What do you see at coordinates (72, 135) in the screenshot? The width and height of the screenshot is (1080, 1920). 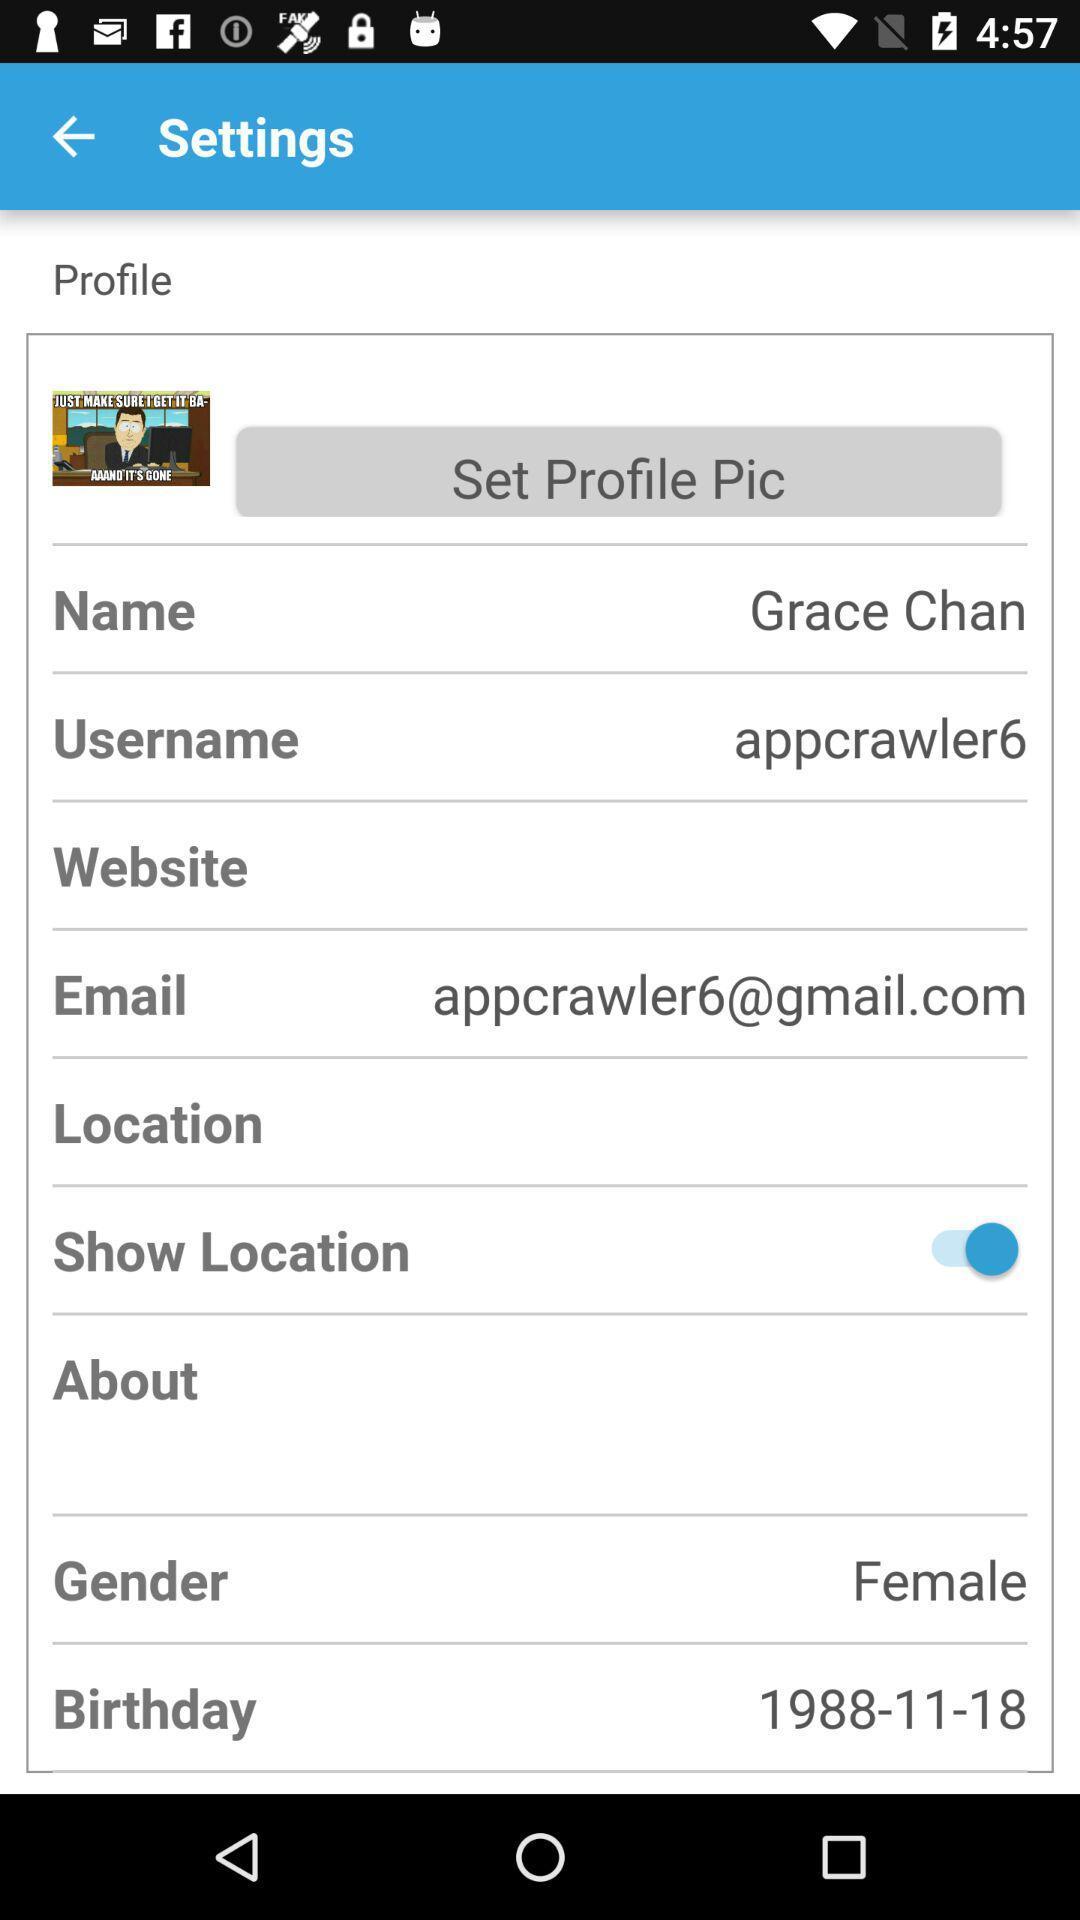 I see `app to the left of the settings icon` at bounding box center [72, 135].